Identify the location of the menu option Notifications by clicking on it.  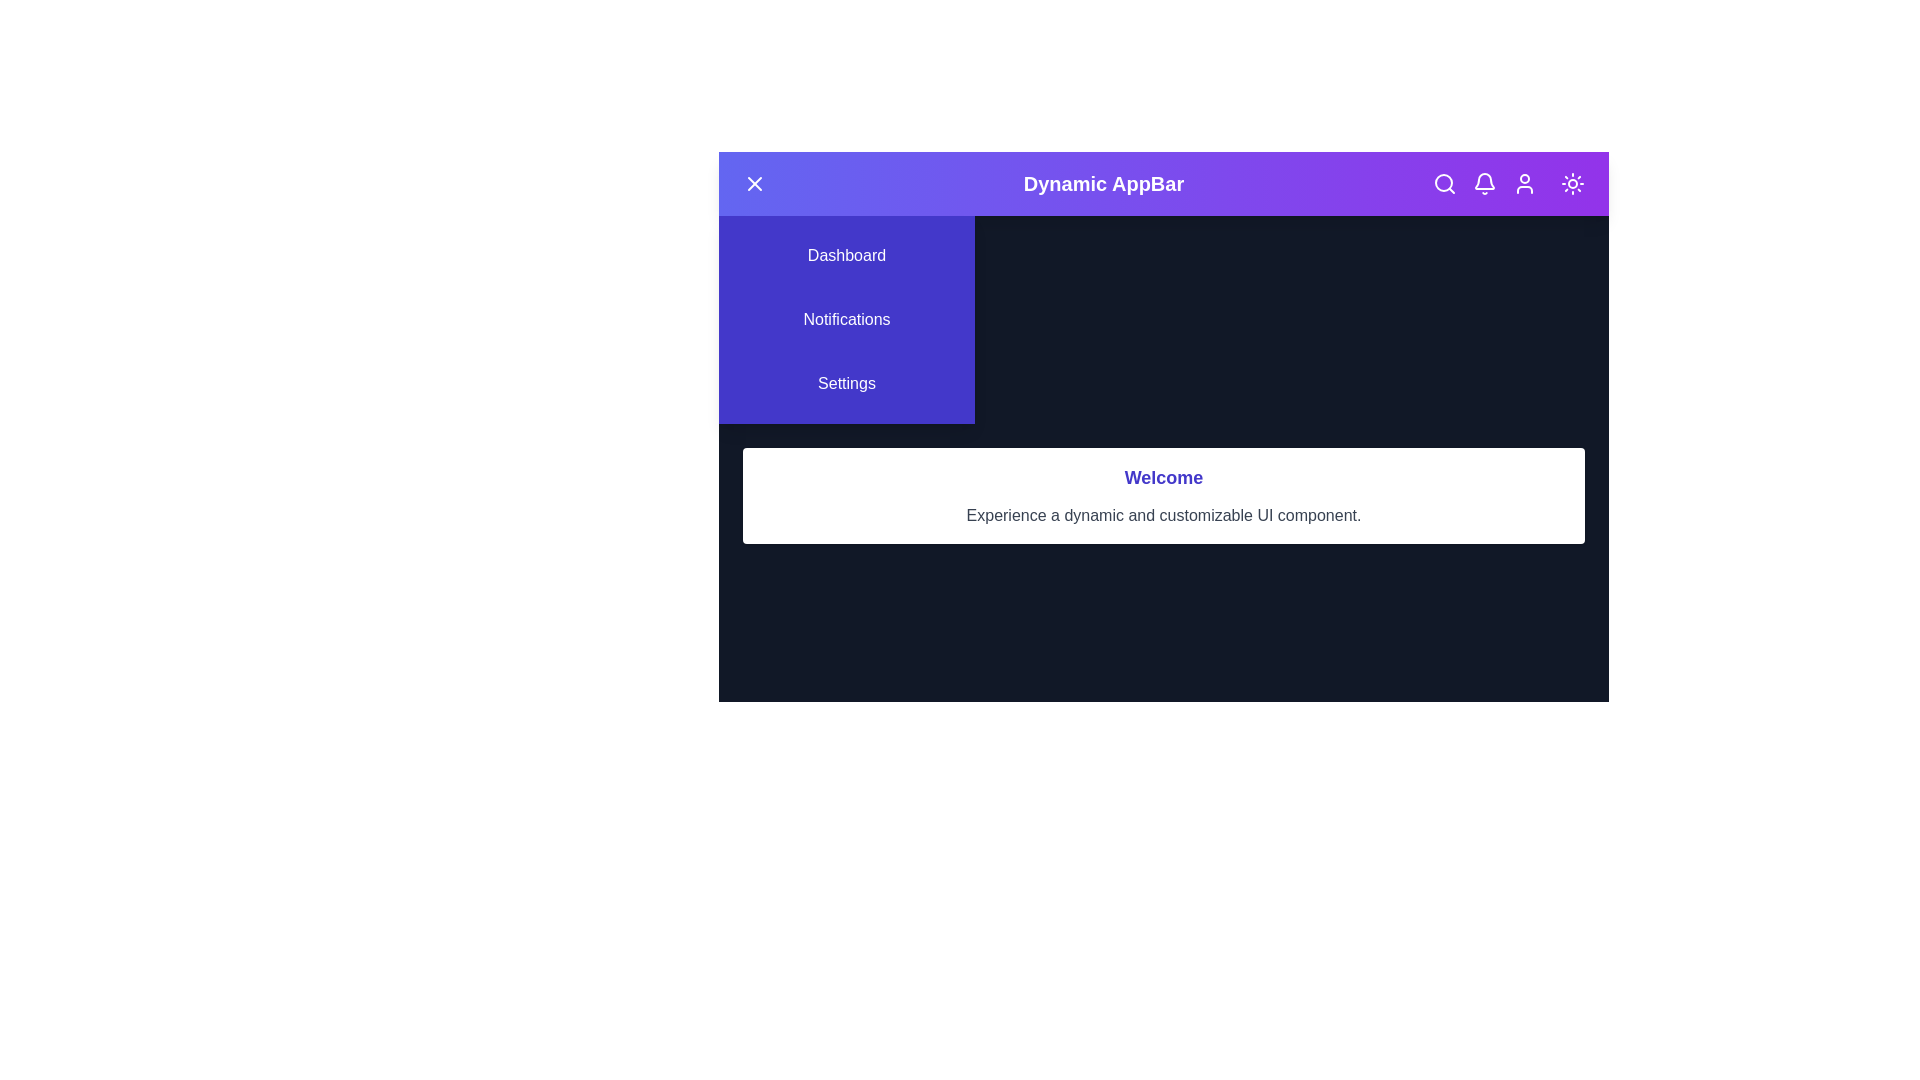
(846, 319).